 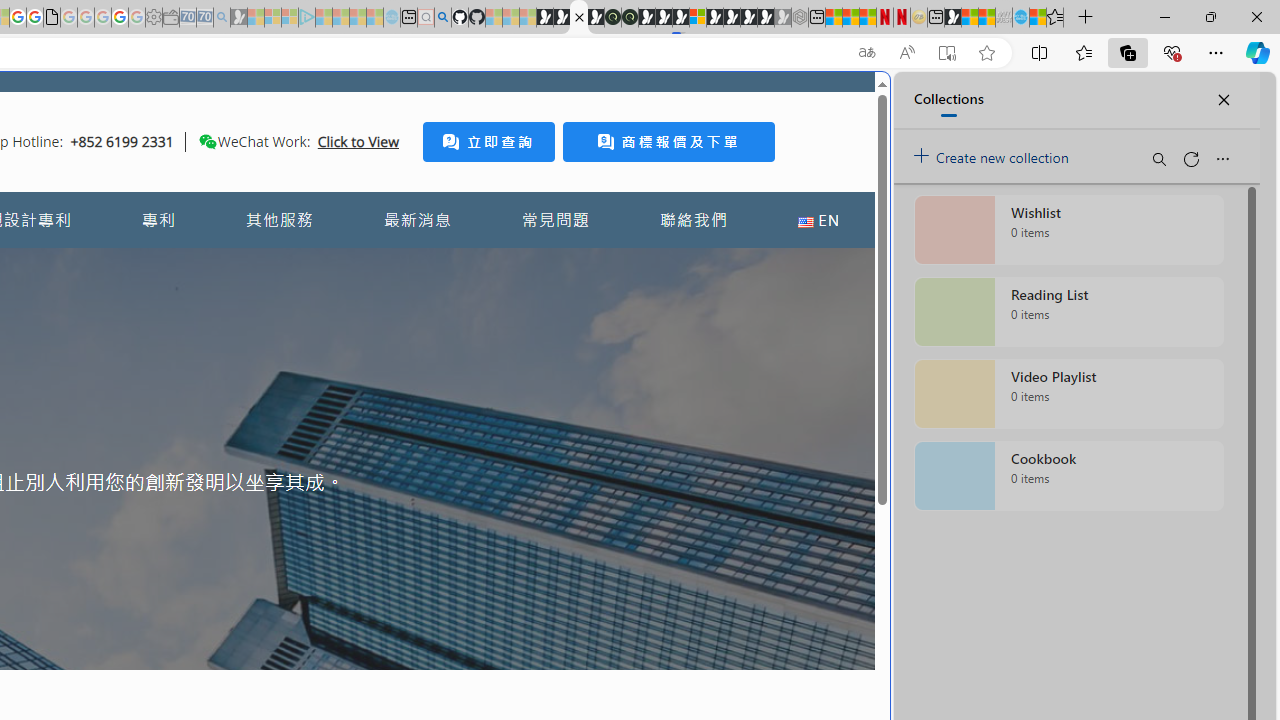 I want to click on 'EN', so click(x=818, y=220).